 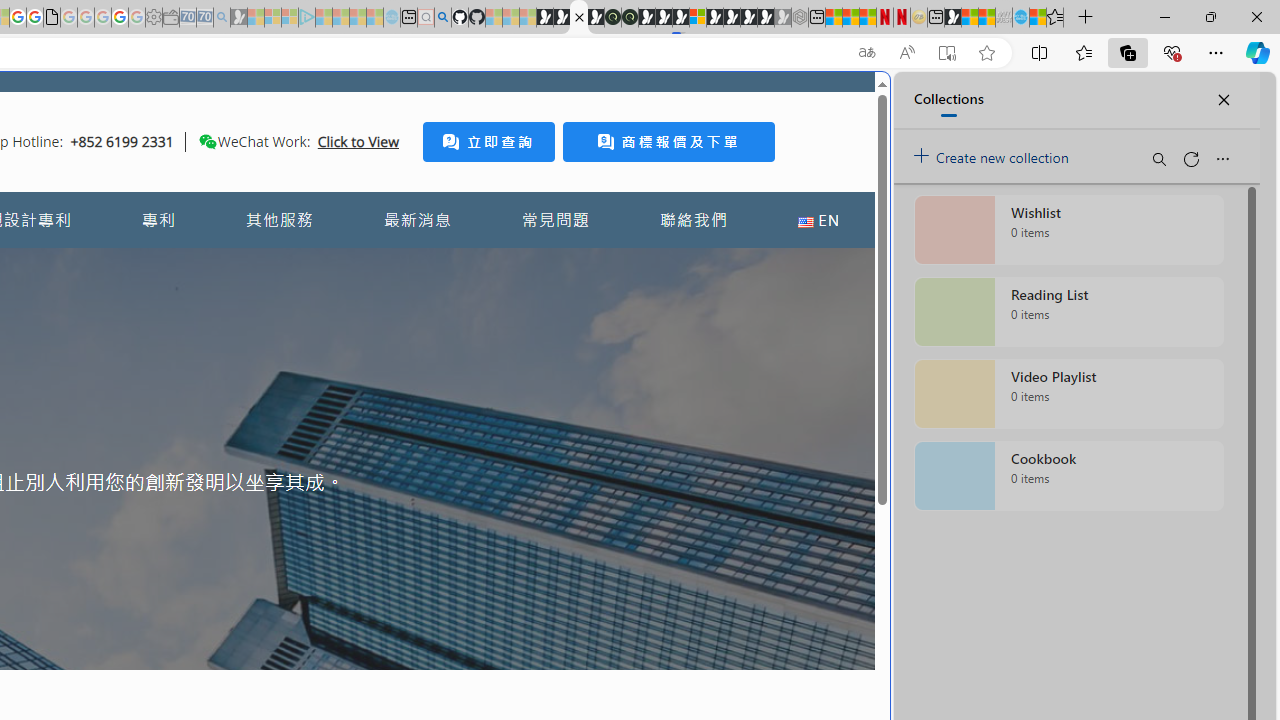 I want to click on 'EN', so click(x=818, y=220).